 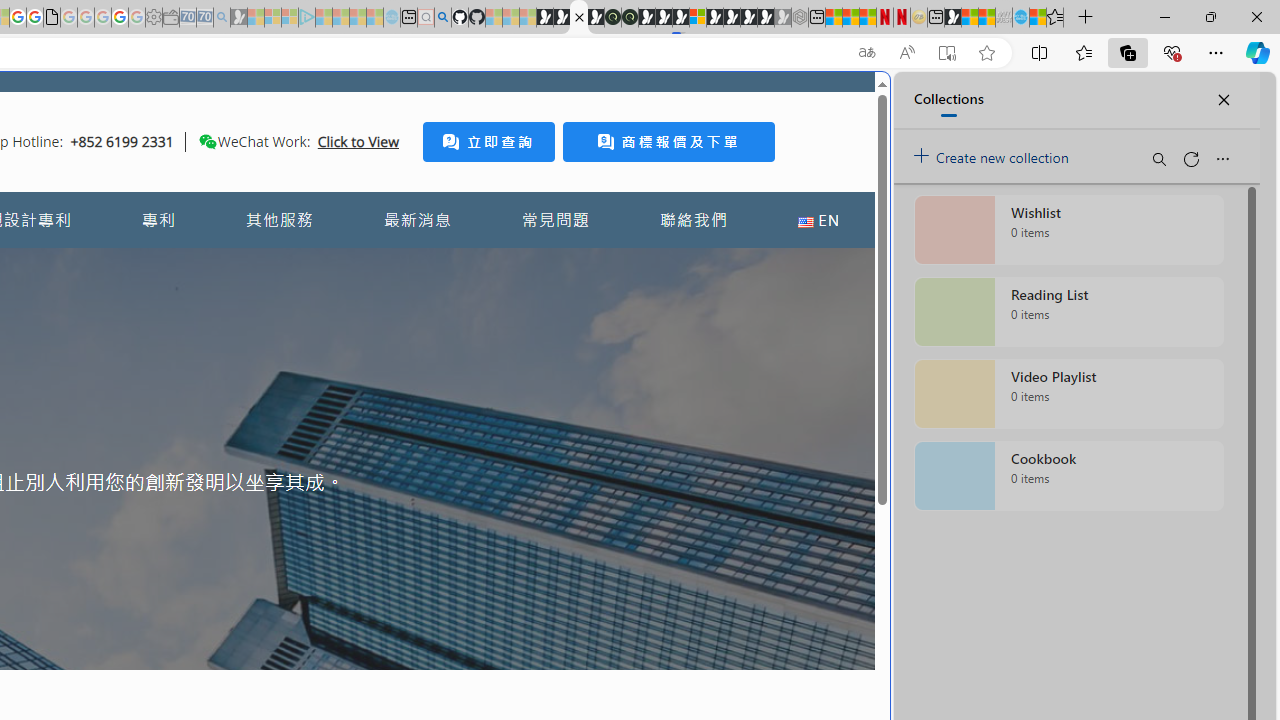 I want to click on 'EN', so click(x=818, y=220).